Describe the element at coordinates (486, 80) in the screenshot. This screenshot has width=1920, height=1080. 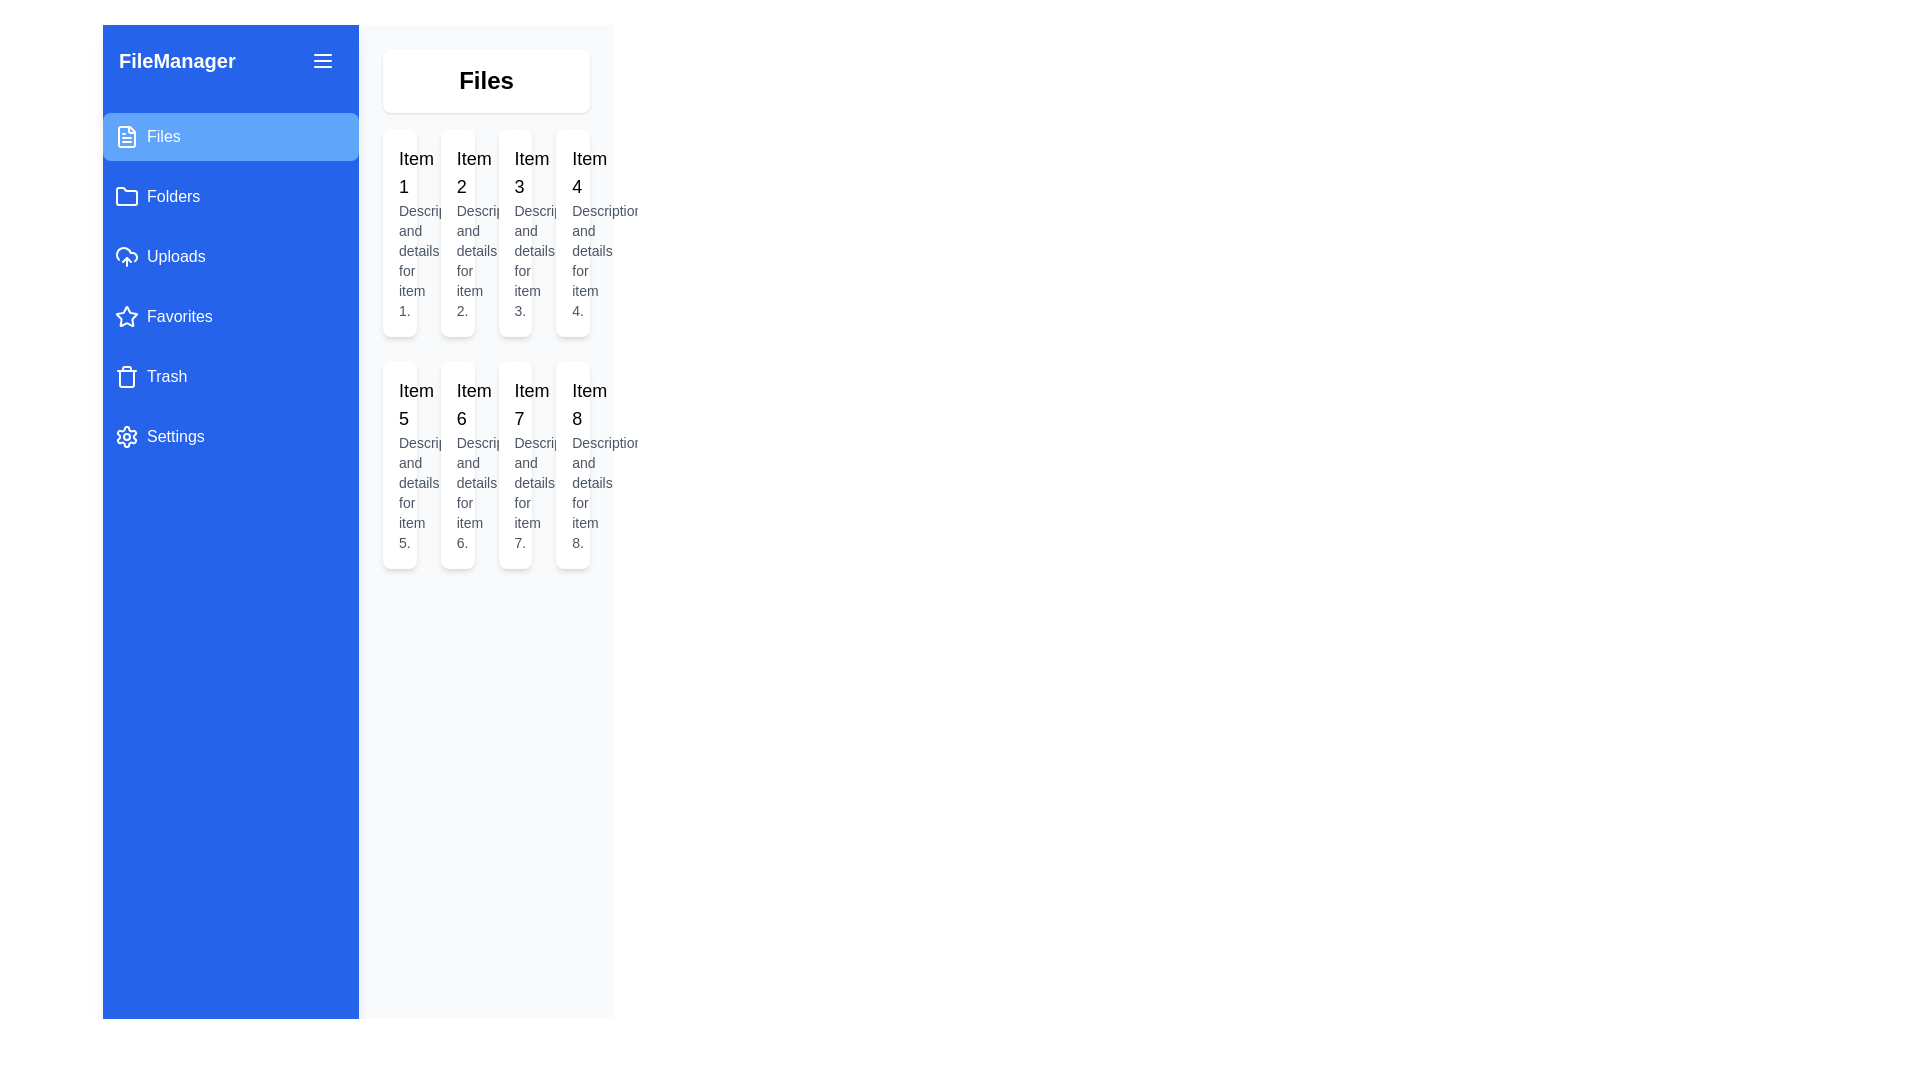
I see `the header component with a white background, rounded corners, and bold 'Files' text, which is centrally positioned at the top of the list` at that location.